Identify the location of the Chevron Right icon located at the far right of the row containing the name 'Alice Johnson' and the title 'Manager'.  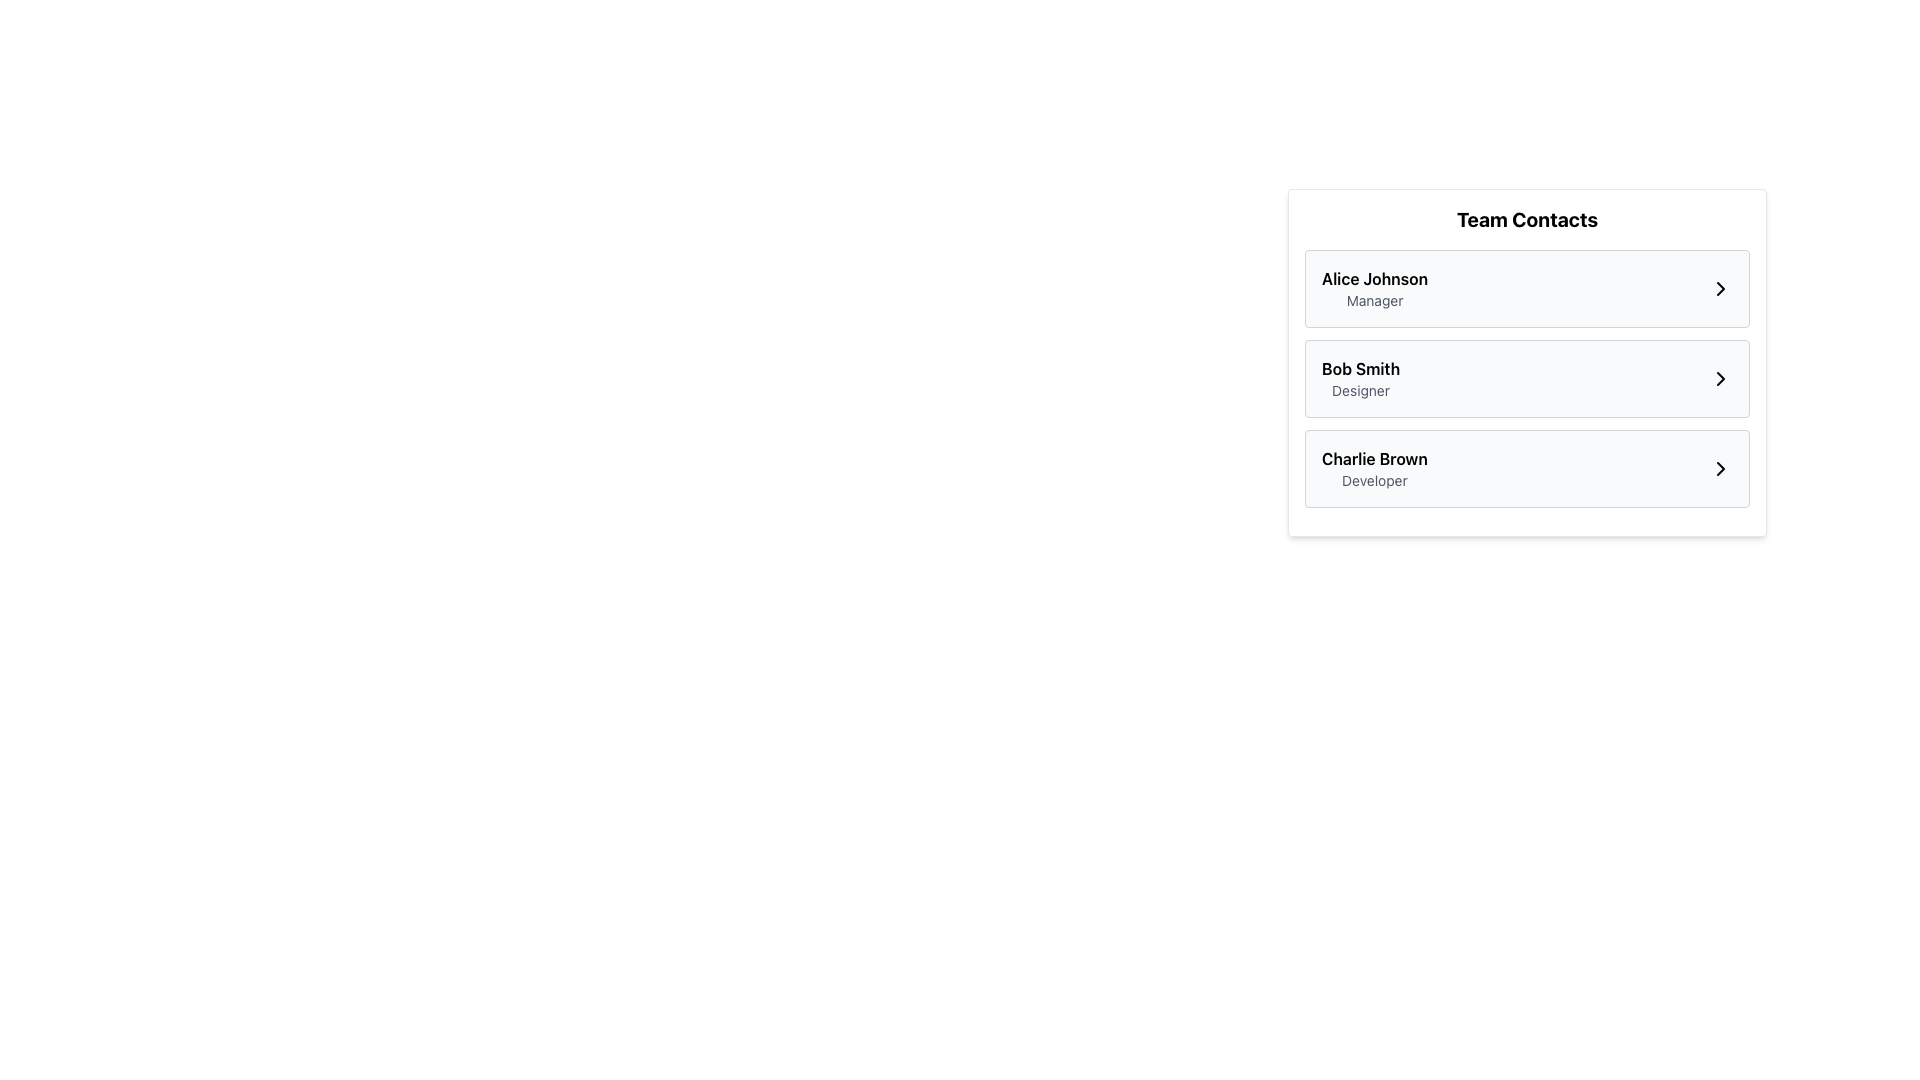
(1720, 289).